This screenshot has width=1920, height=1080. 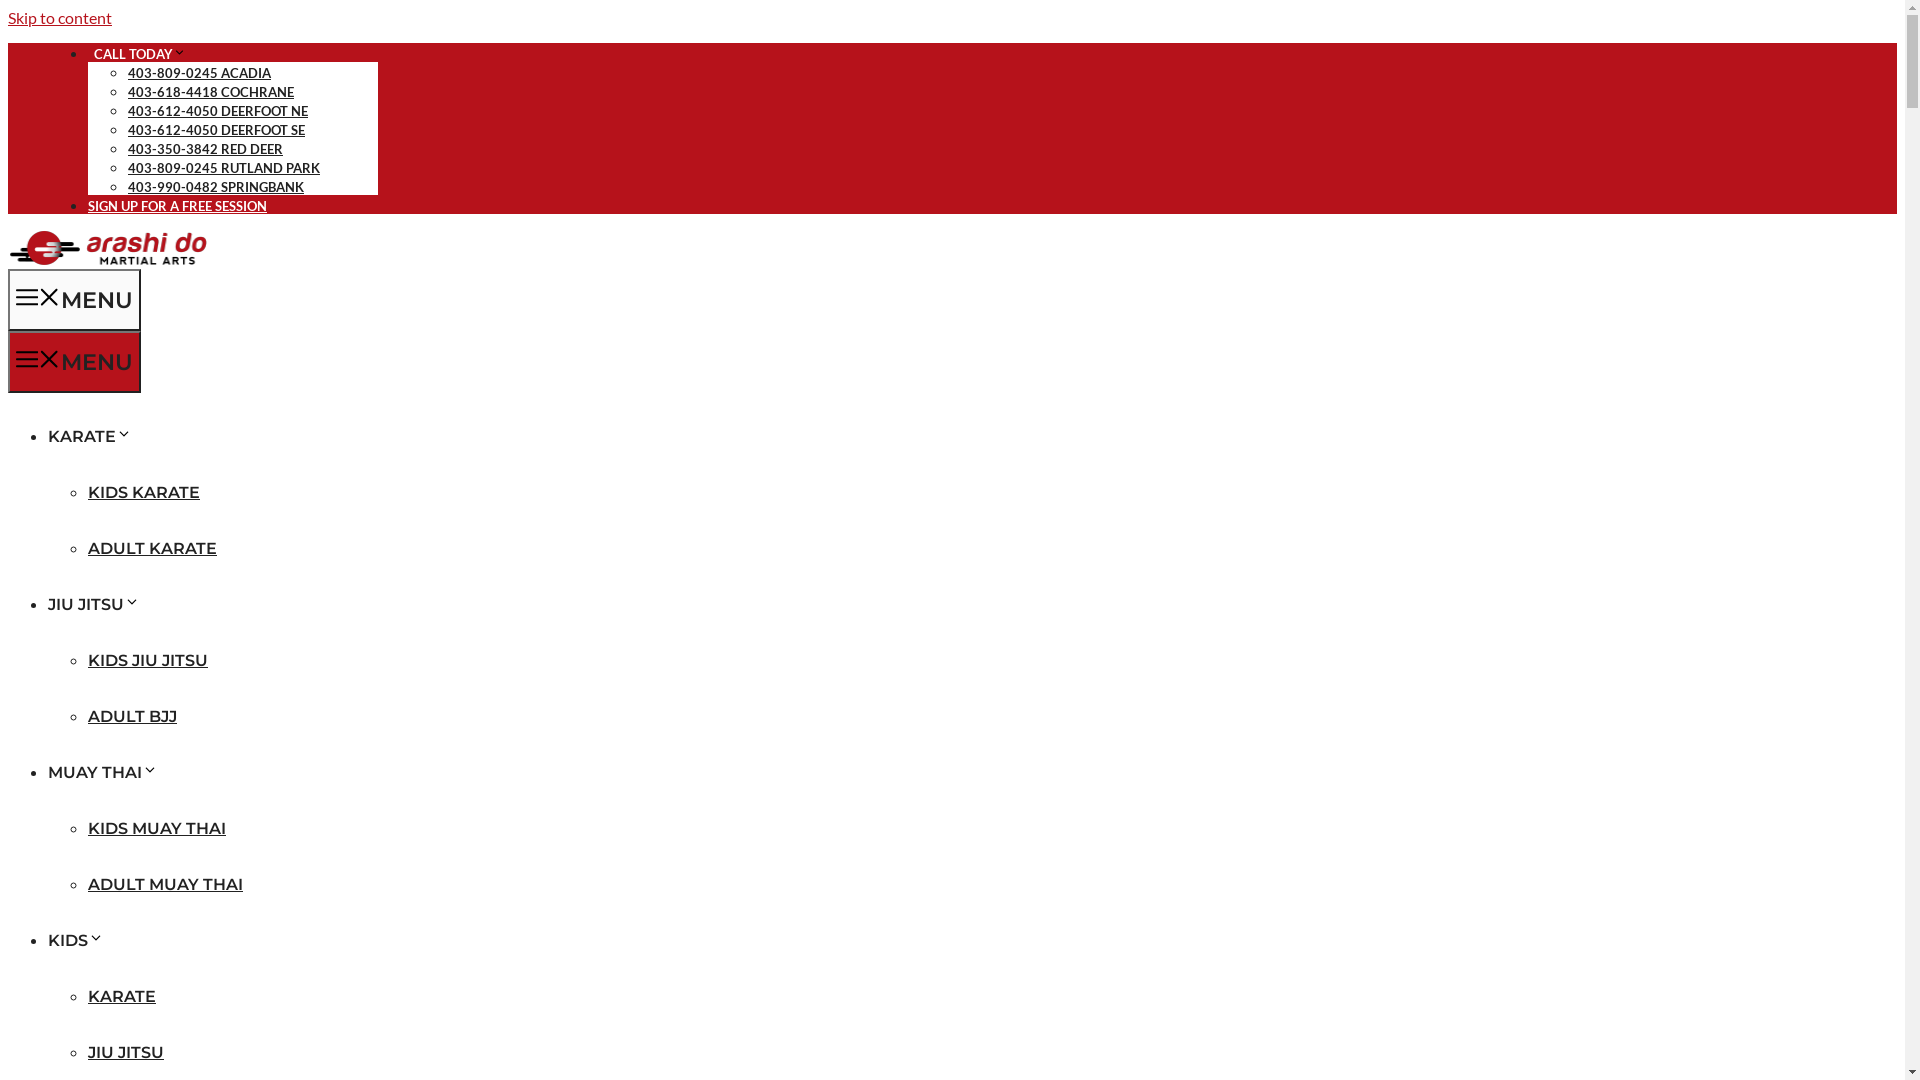 I want to click on '403-350-3842 RED DEER', so click(x=205, y=148).